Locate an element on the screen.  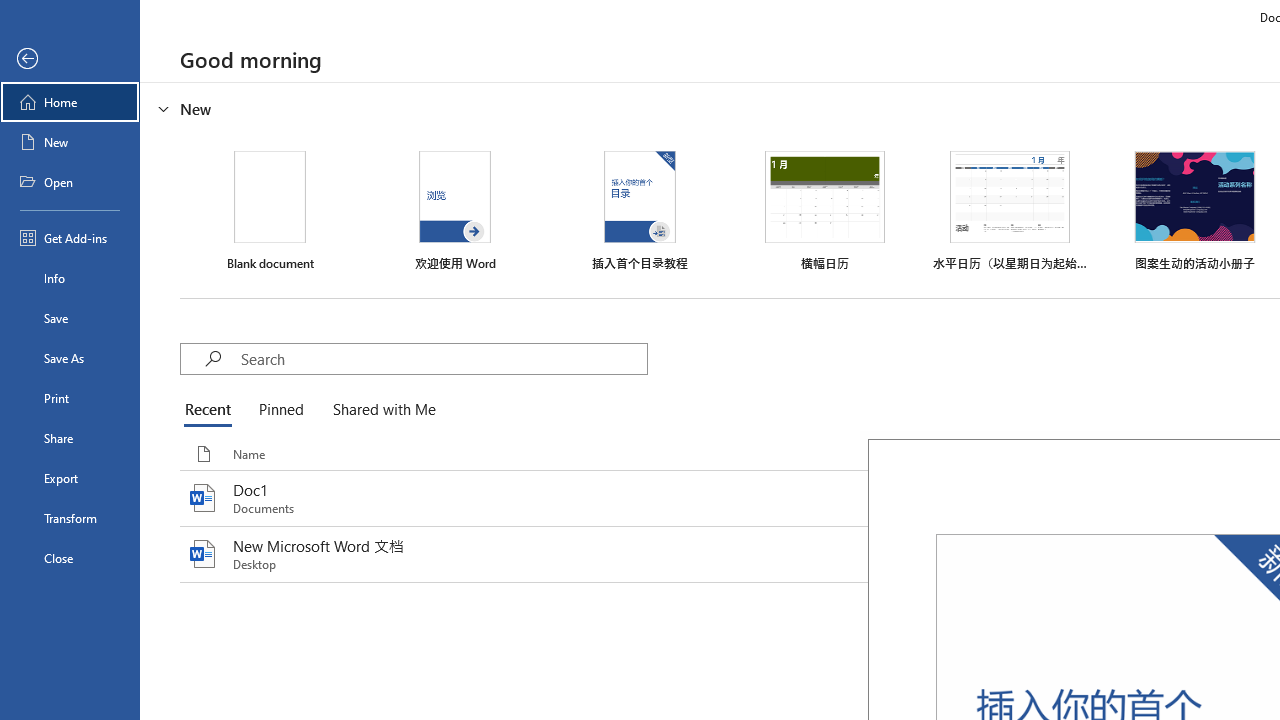
'Save' is located at coordinates (69, 316).